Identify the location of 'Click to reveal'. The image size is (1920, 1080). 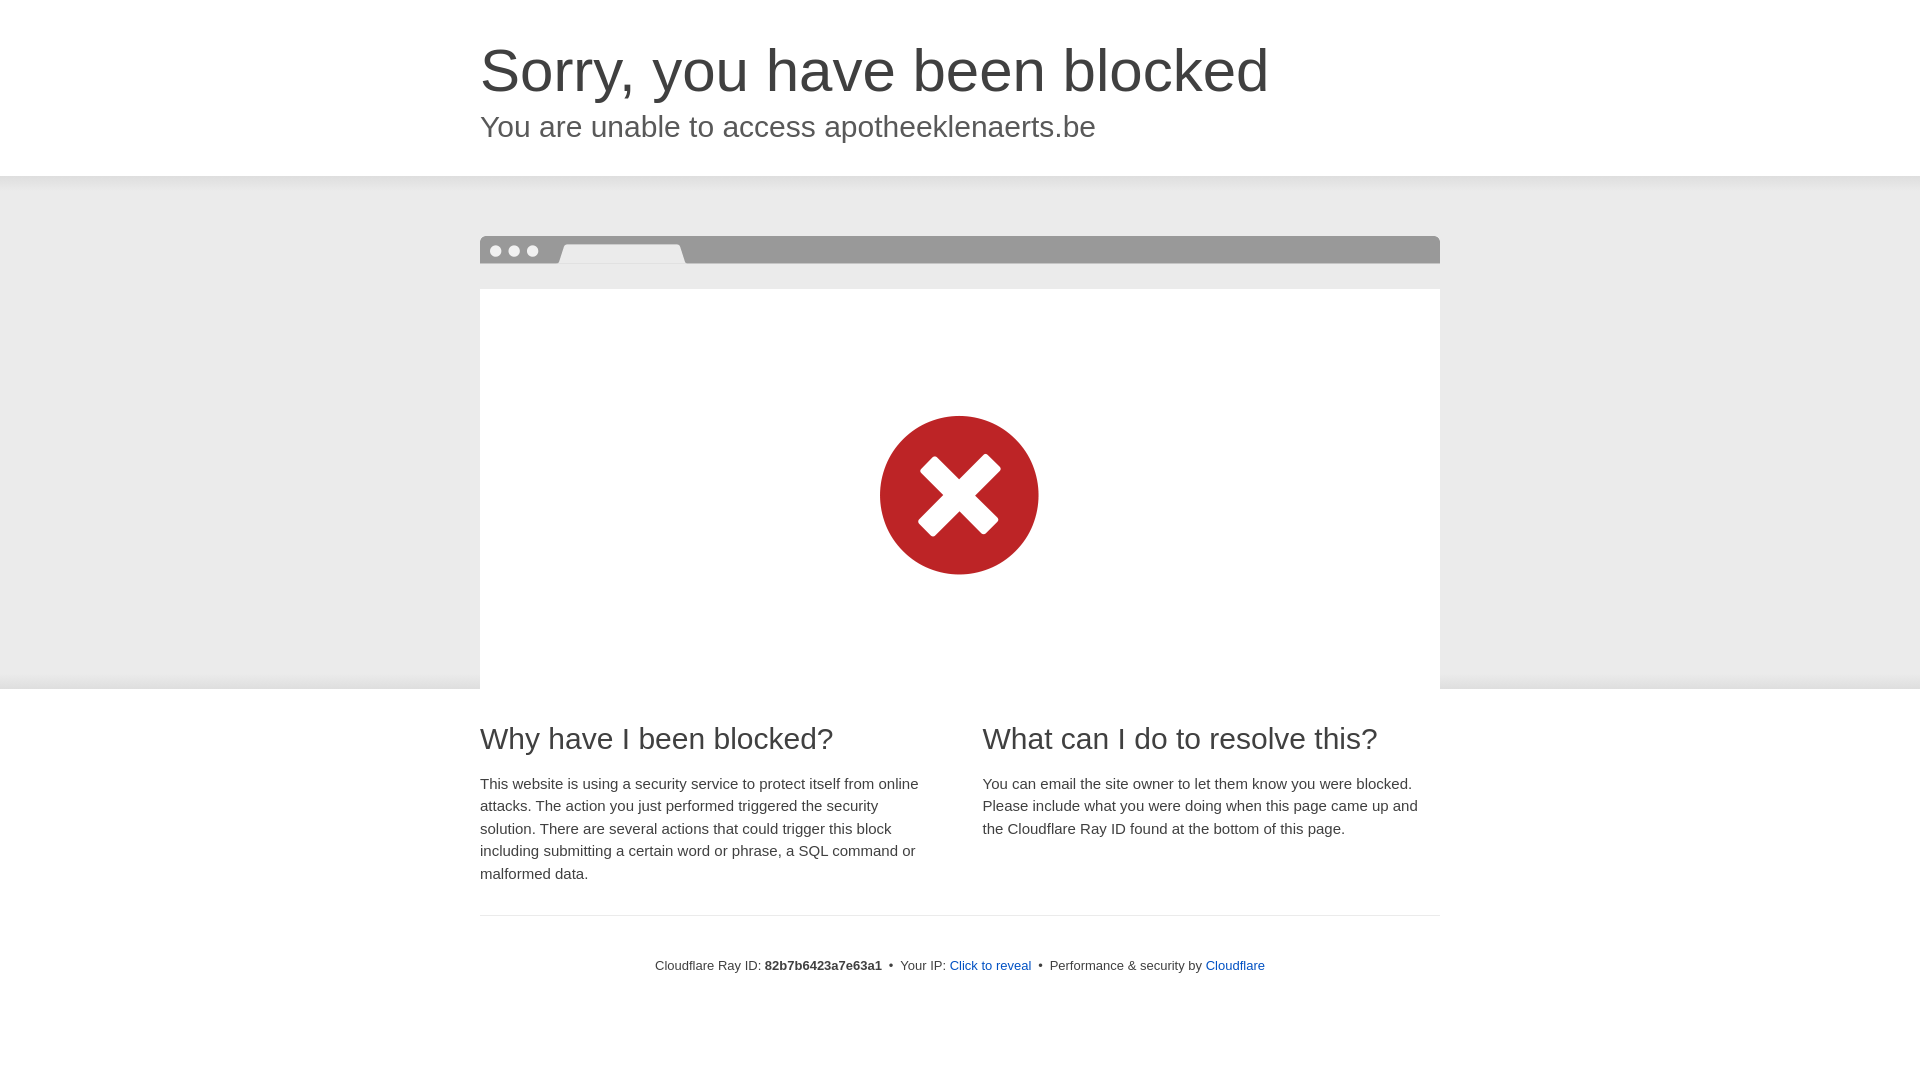
(990, 964).